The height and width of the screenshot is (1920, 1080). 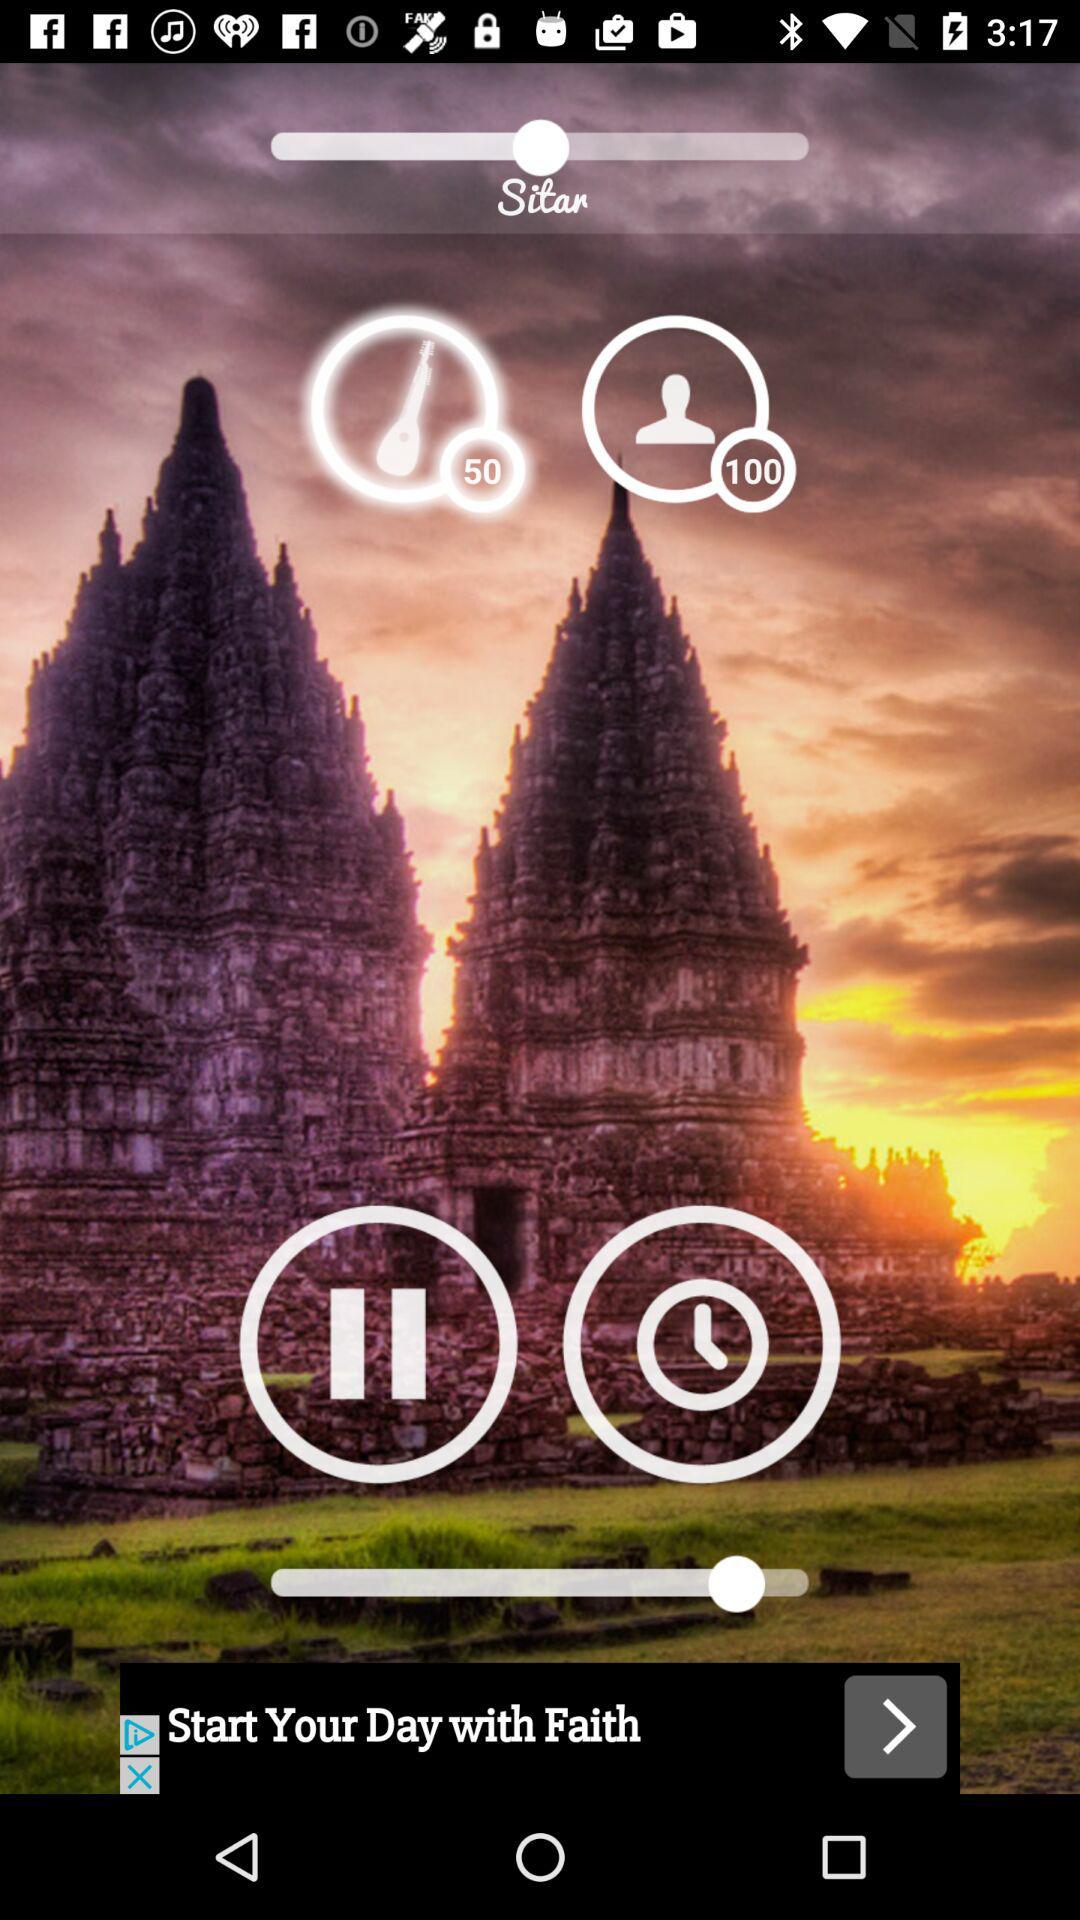 What do you see at coordinates (378, 1343) in the screenshot?
I see `the stop option` at bounding box center [378, 1343].